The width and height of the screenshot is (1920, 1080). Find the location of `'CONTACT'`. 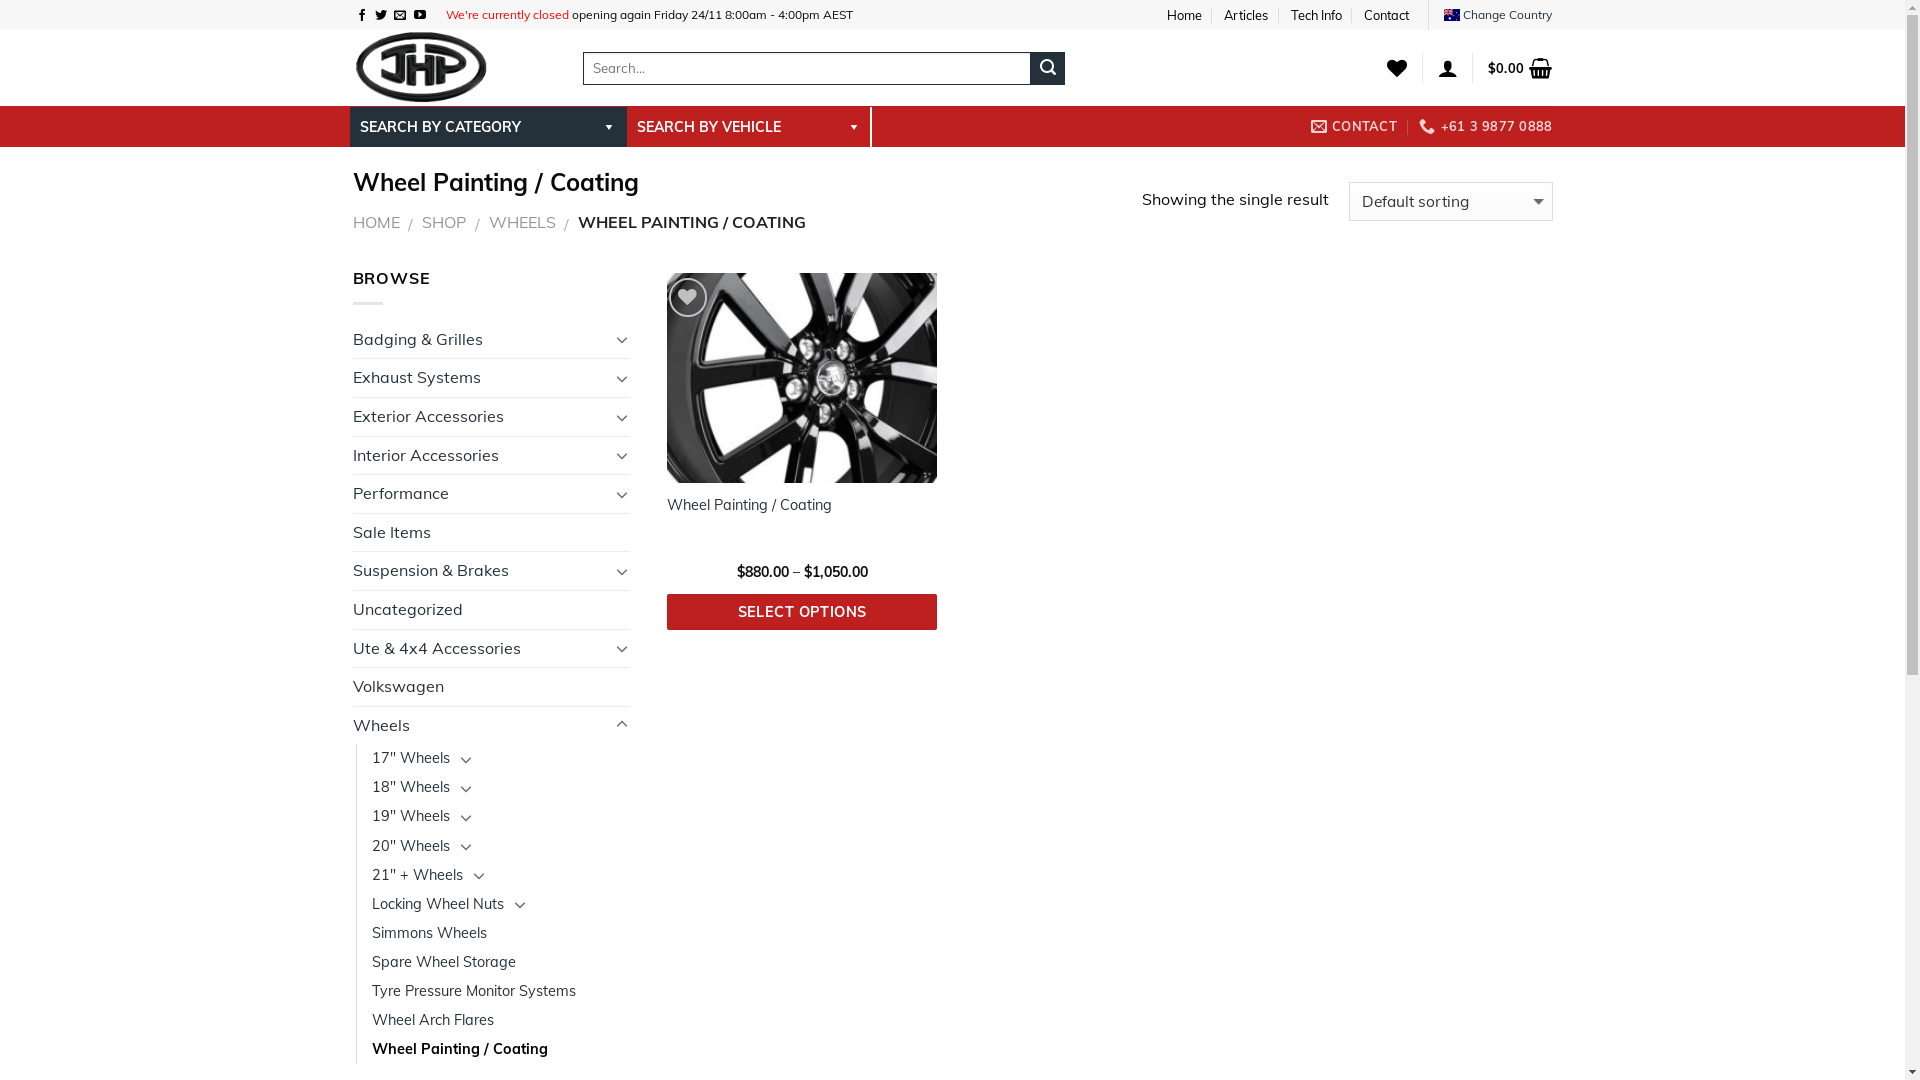

'CONTACT' is located at coordinates (1353, 126).